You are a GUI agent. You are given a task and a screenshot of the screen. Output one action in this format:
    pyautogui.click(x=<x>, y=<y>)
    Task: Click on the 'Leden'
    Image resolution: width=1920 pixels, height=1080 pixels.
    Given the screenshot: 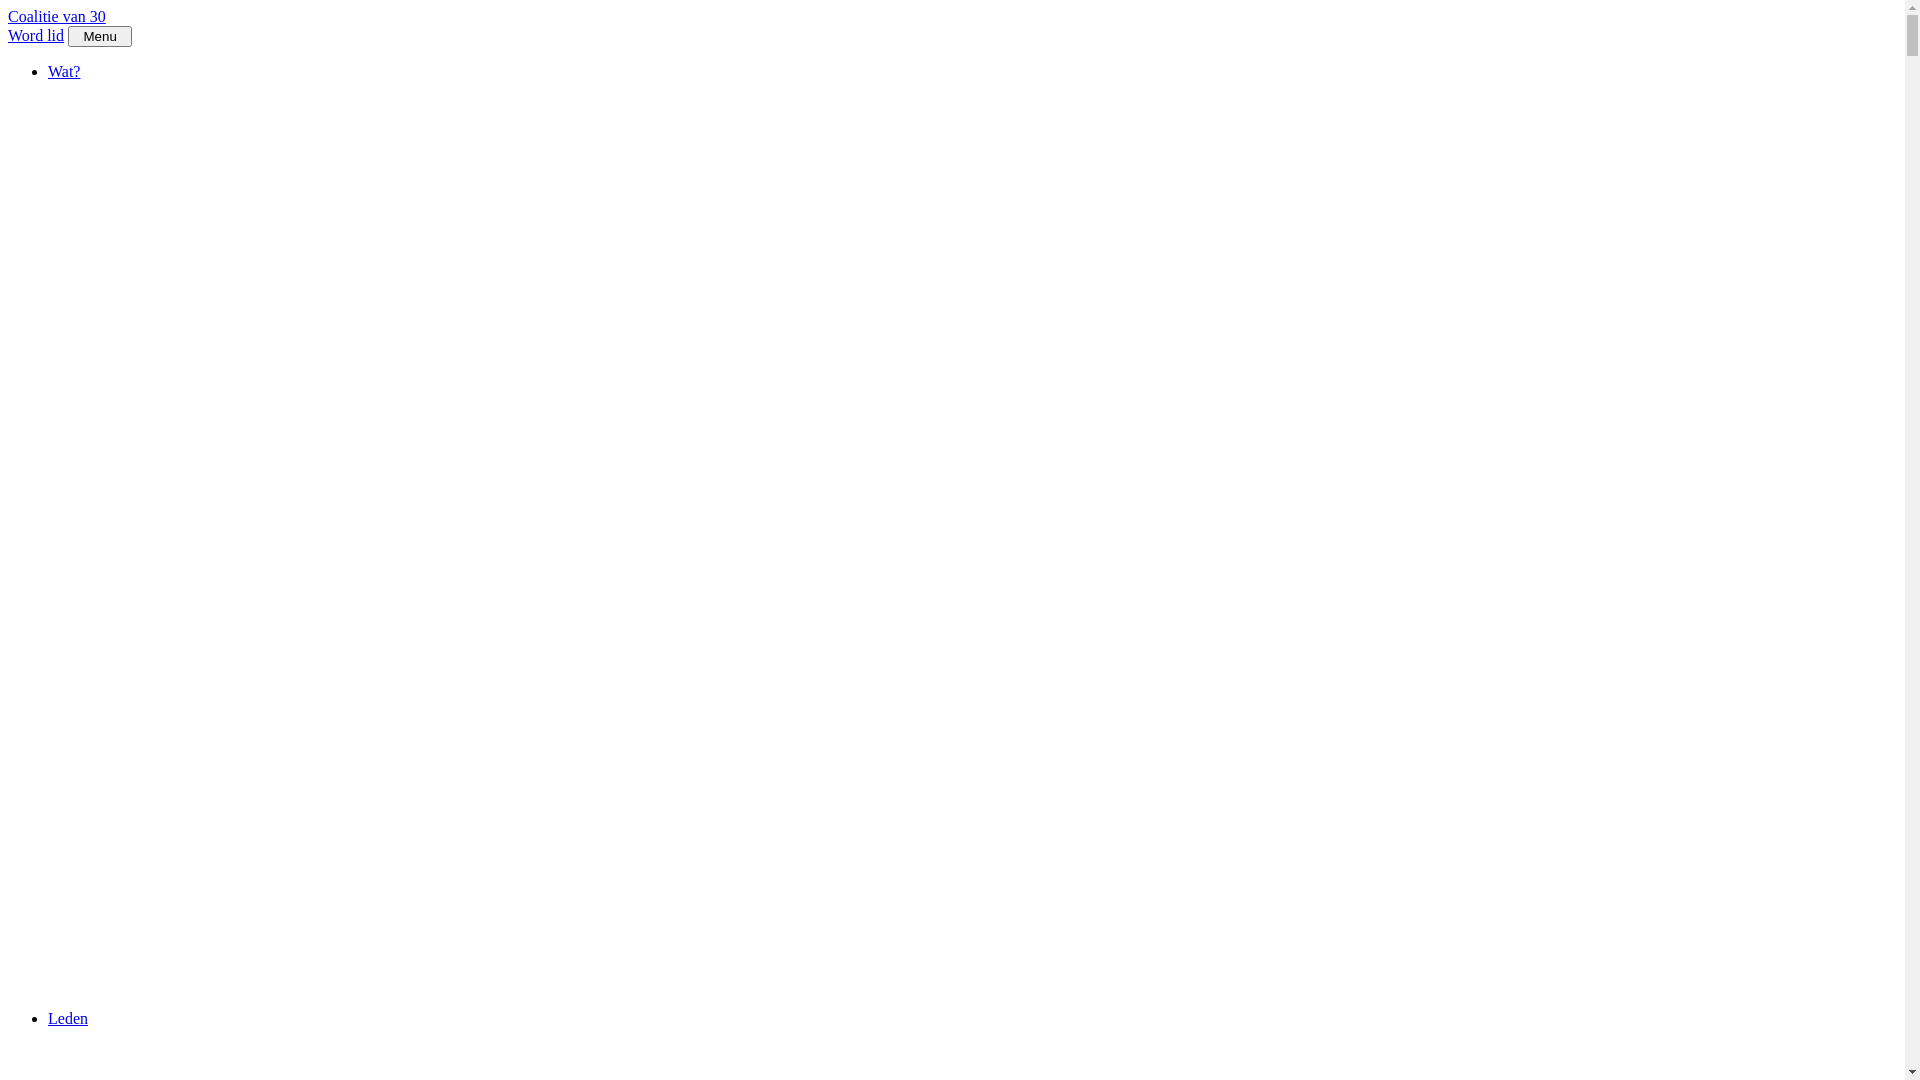 What is the action you would take?
    pyautogui.click(x=67, y=1018)
    